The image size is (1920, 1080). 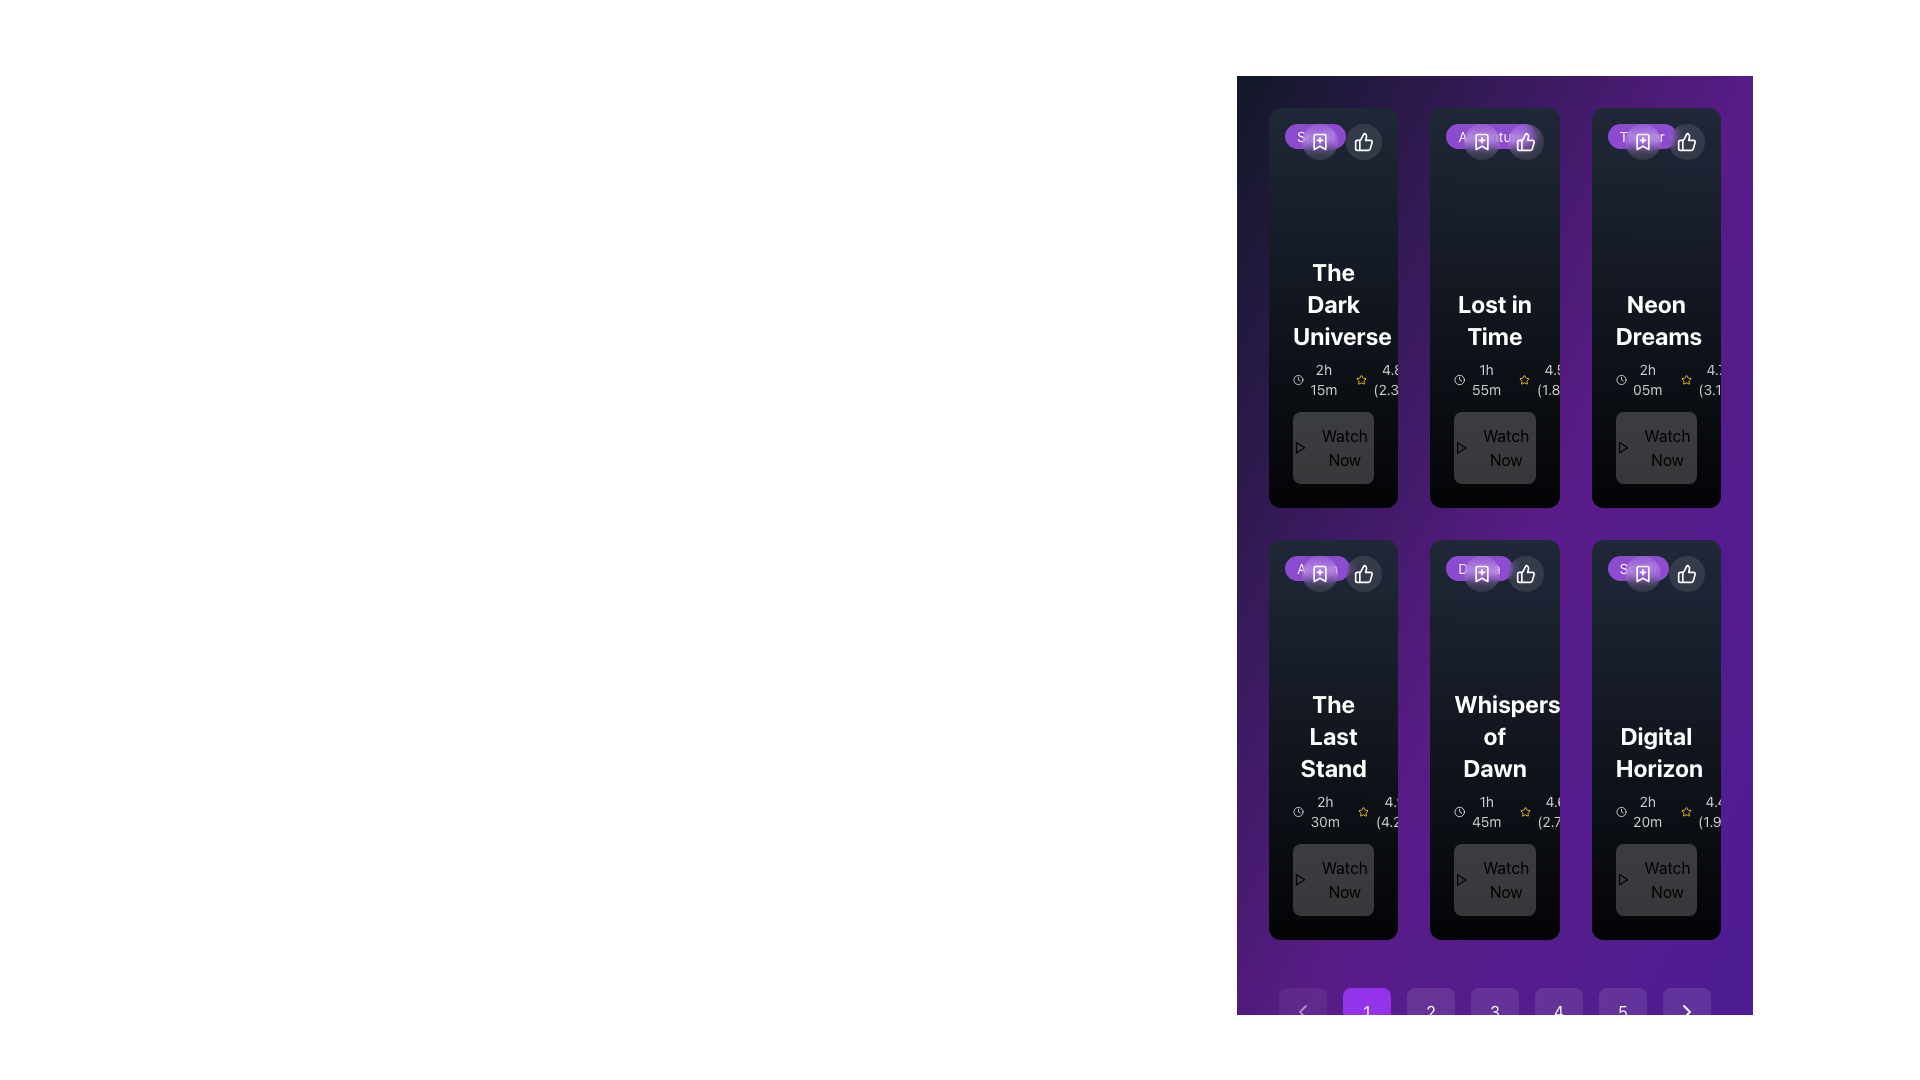 I want to click on the left-pointing chevron icon button located in the bottom-left corner of the navigation area, so click(x=1302, y=1011).